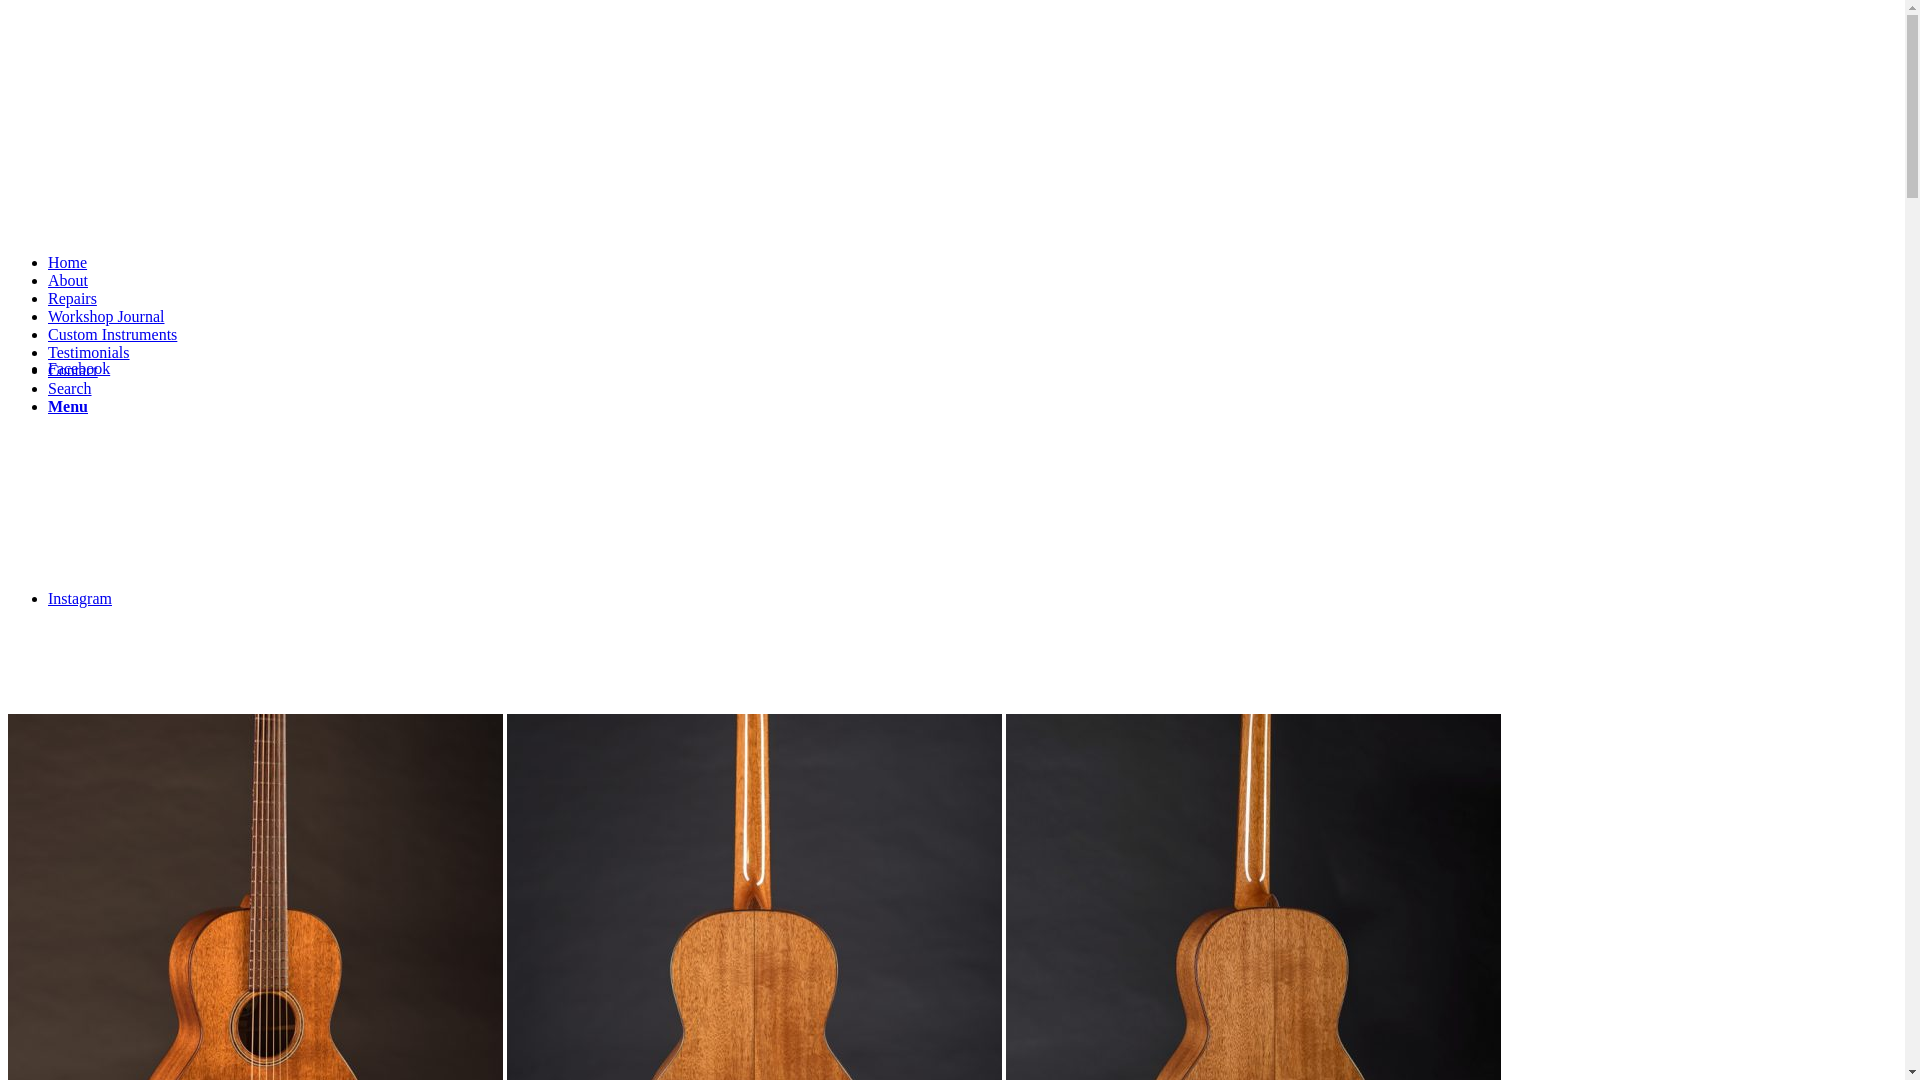 This screenshot has height=1080, width=1920. I want to click on 'Home', so click(48, 261).